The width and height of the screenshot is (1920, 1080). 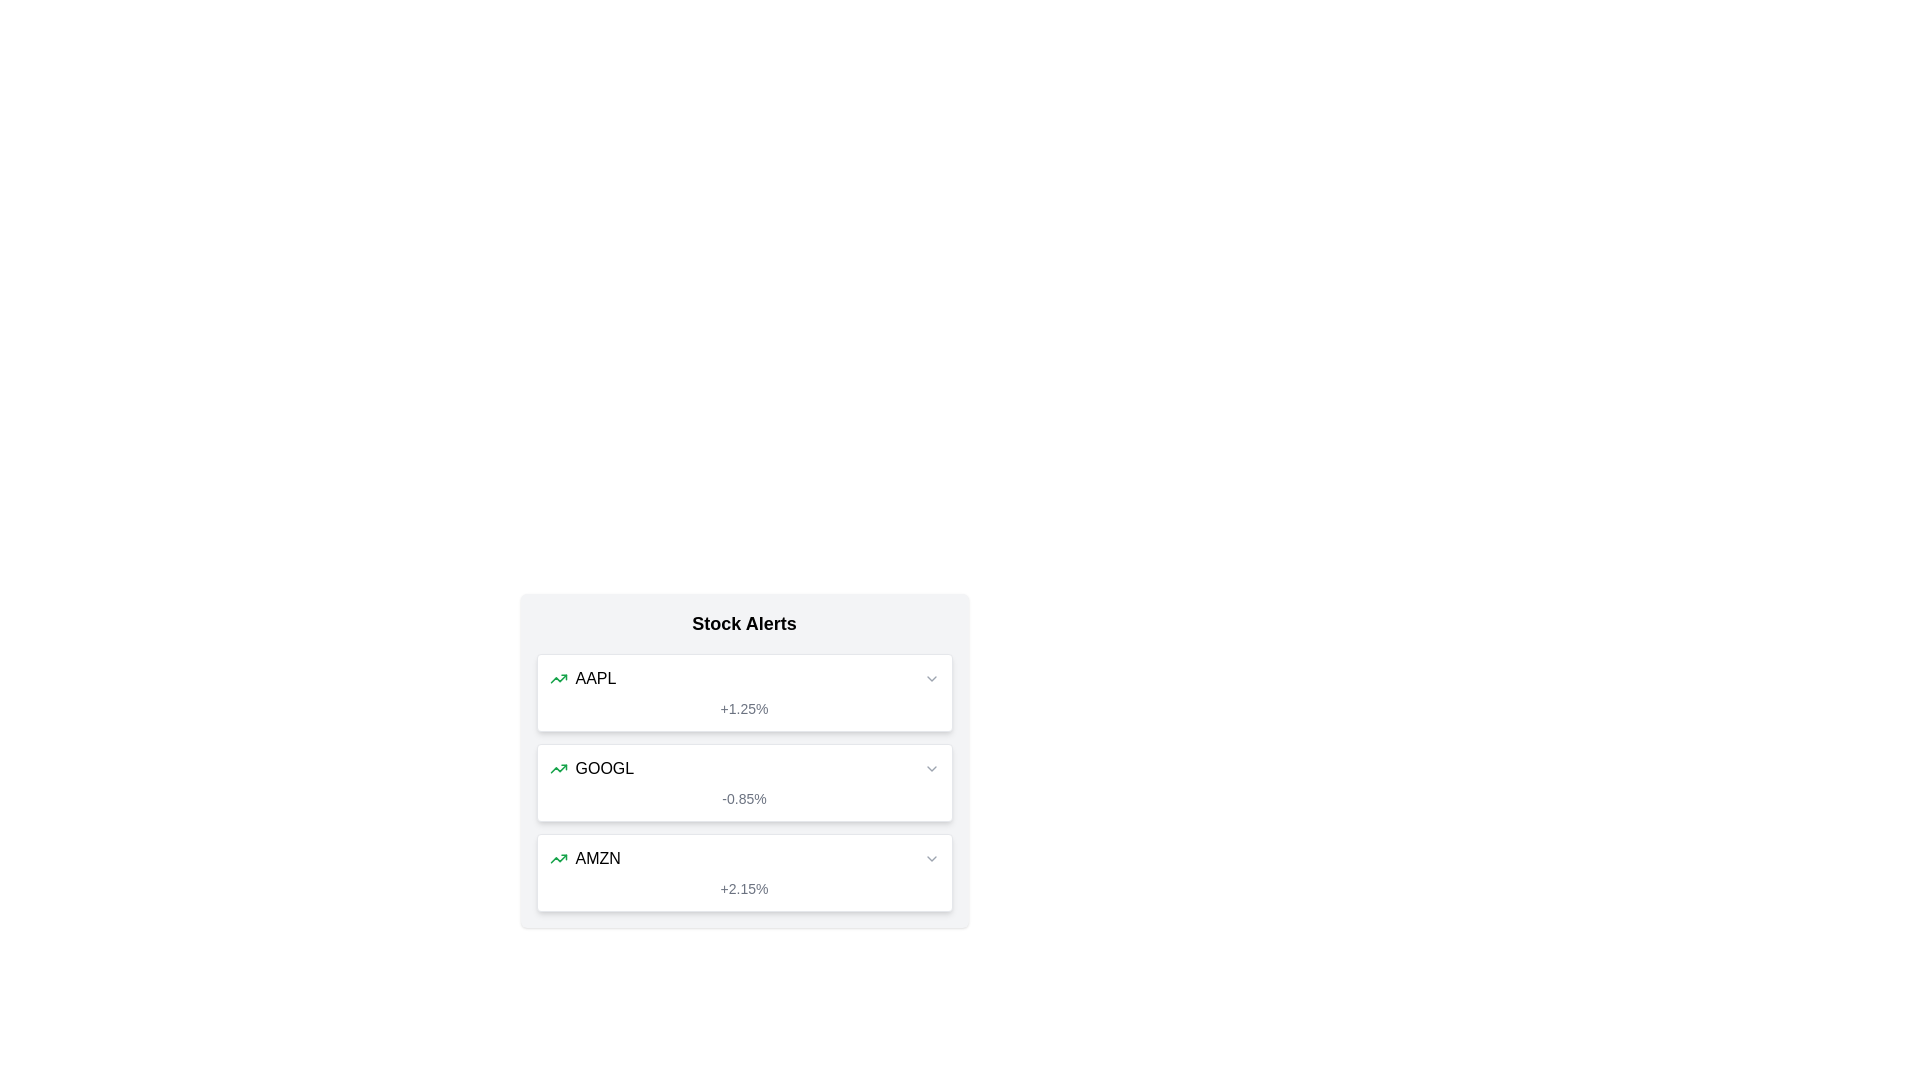 What do you see at coordinates (584, 858) in the screenshot?
I see `the stock item label for 'AMZN'` at bounding box center [584, 858].